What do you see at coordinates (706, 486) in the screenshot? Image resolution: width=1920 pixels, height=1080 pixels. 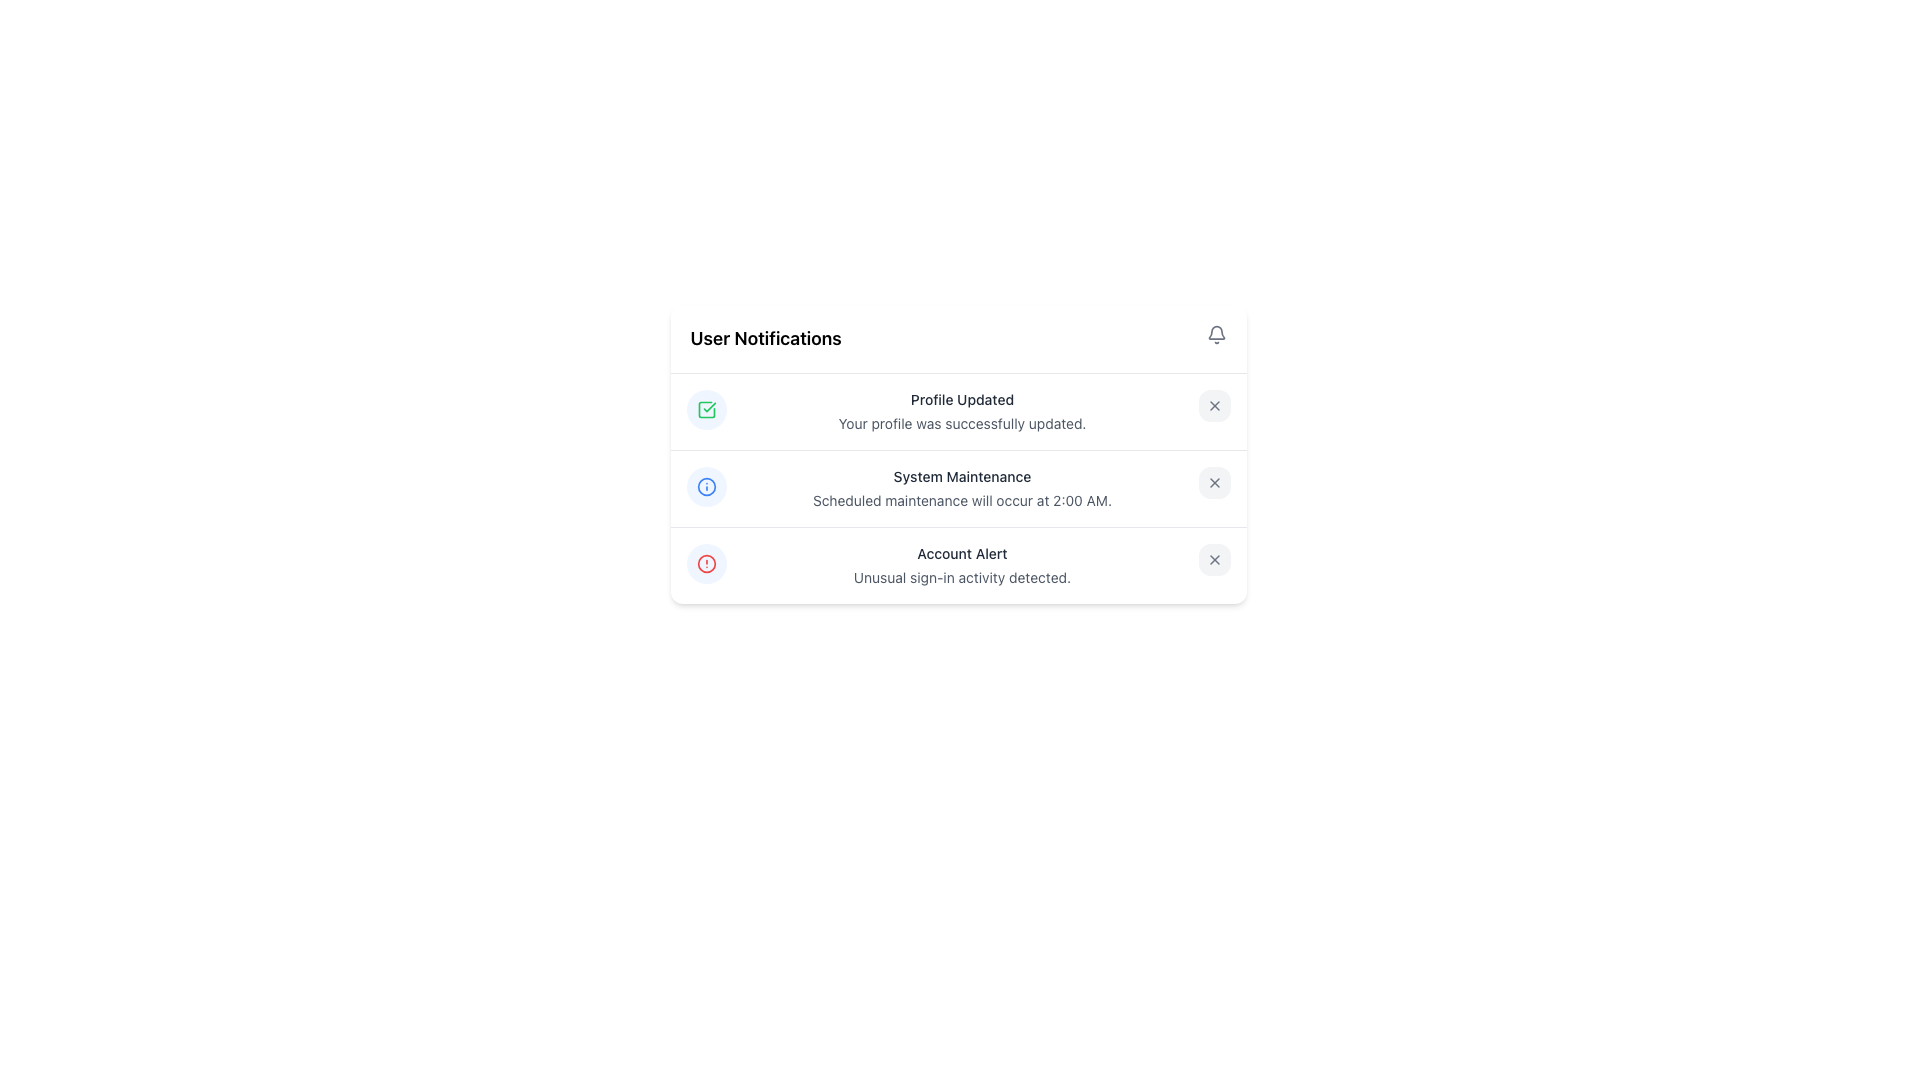 I see `the icon in the second row of the 'User Notifications' list indicating 'System Maintenance'` at bounding box center [706, 486].